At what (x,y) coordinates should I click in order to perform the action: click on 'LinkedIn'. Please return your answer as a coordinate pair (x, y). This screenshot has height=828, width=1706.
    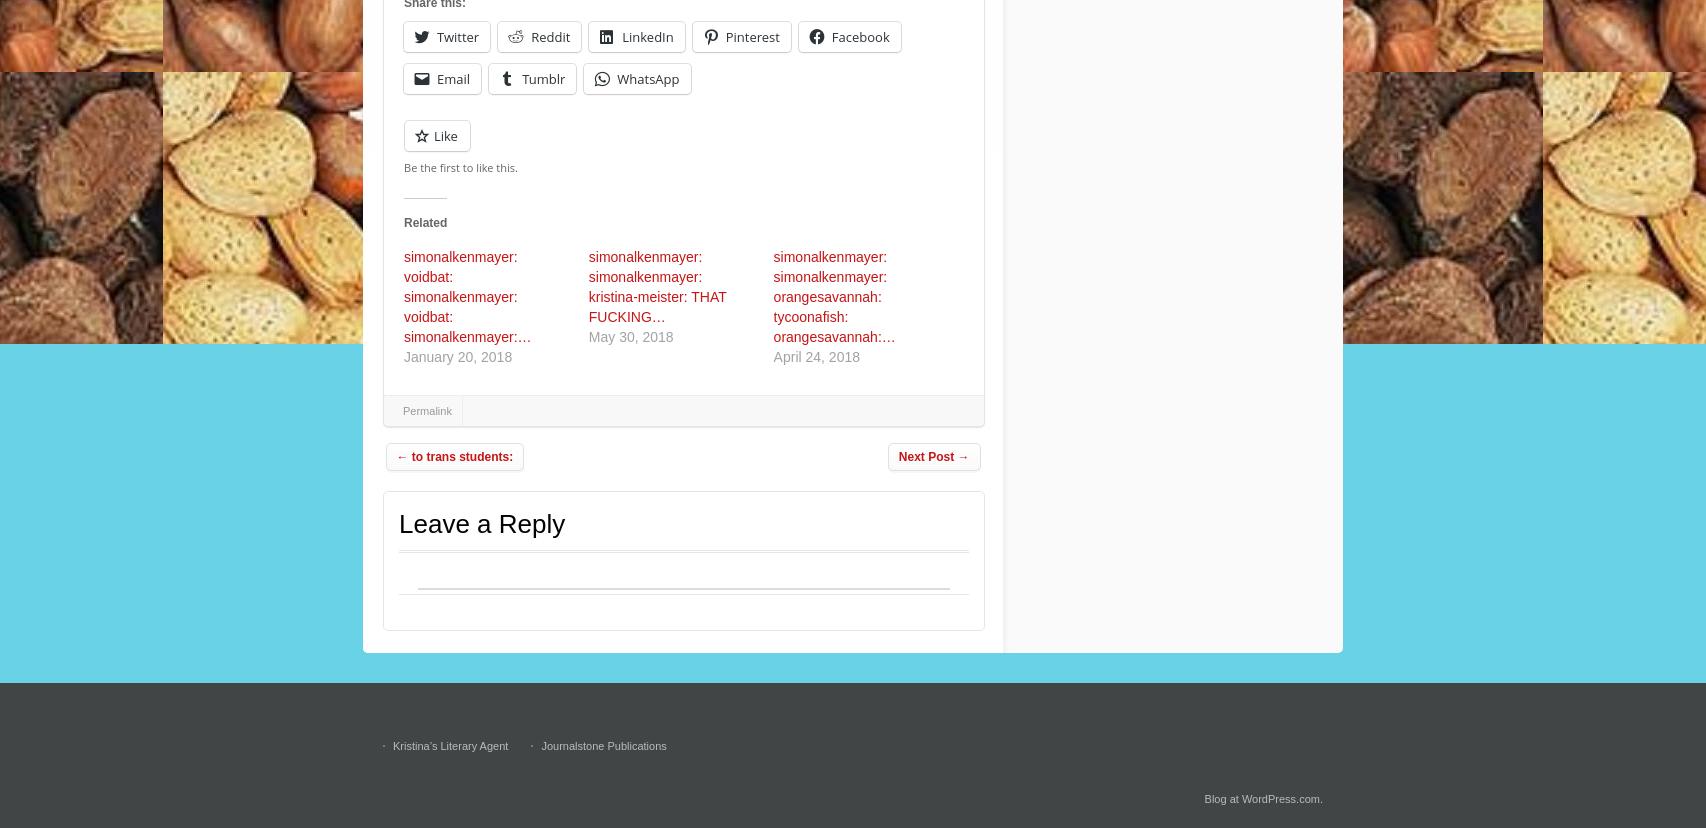
    Looking at the image, I should click on (646, 36).